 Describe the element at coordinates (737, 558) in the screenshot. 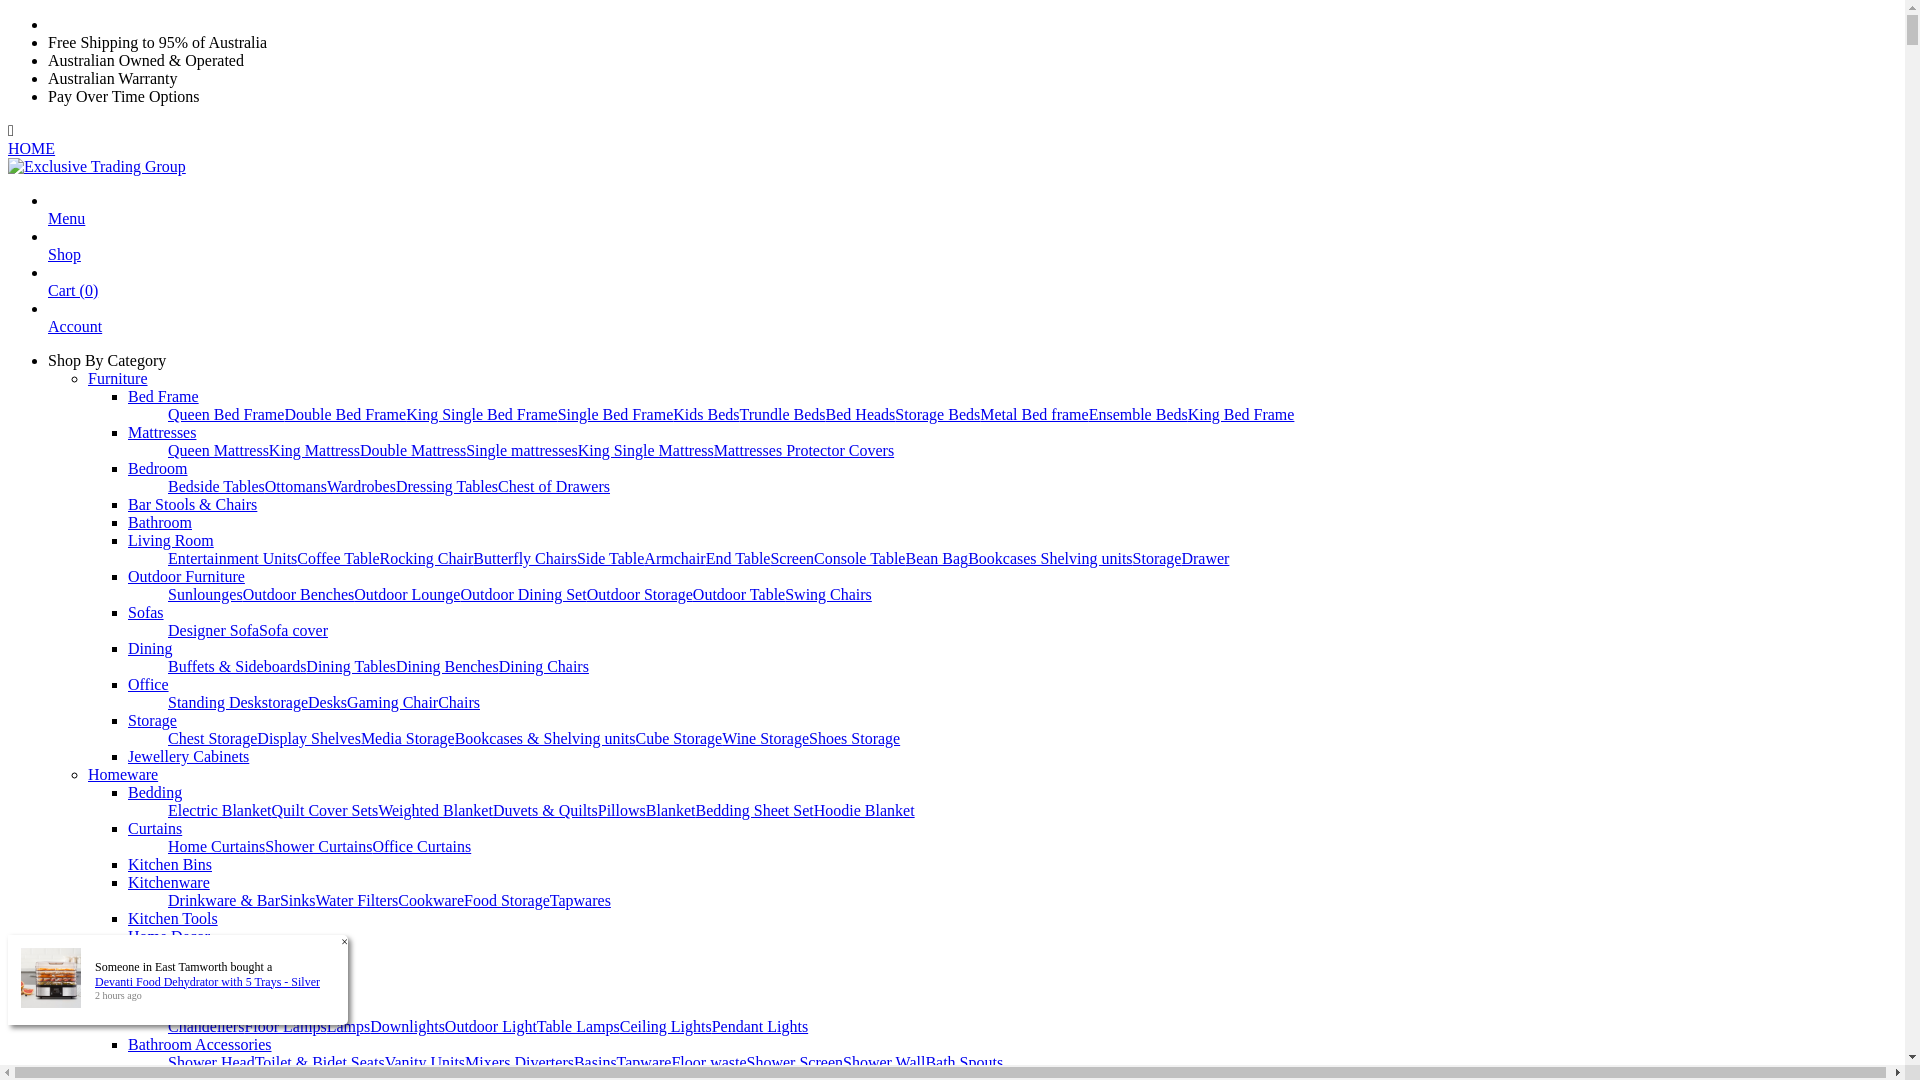

I see `'End Table'` at that location.